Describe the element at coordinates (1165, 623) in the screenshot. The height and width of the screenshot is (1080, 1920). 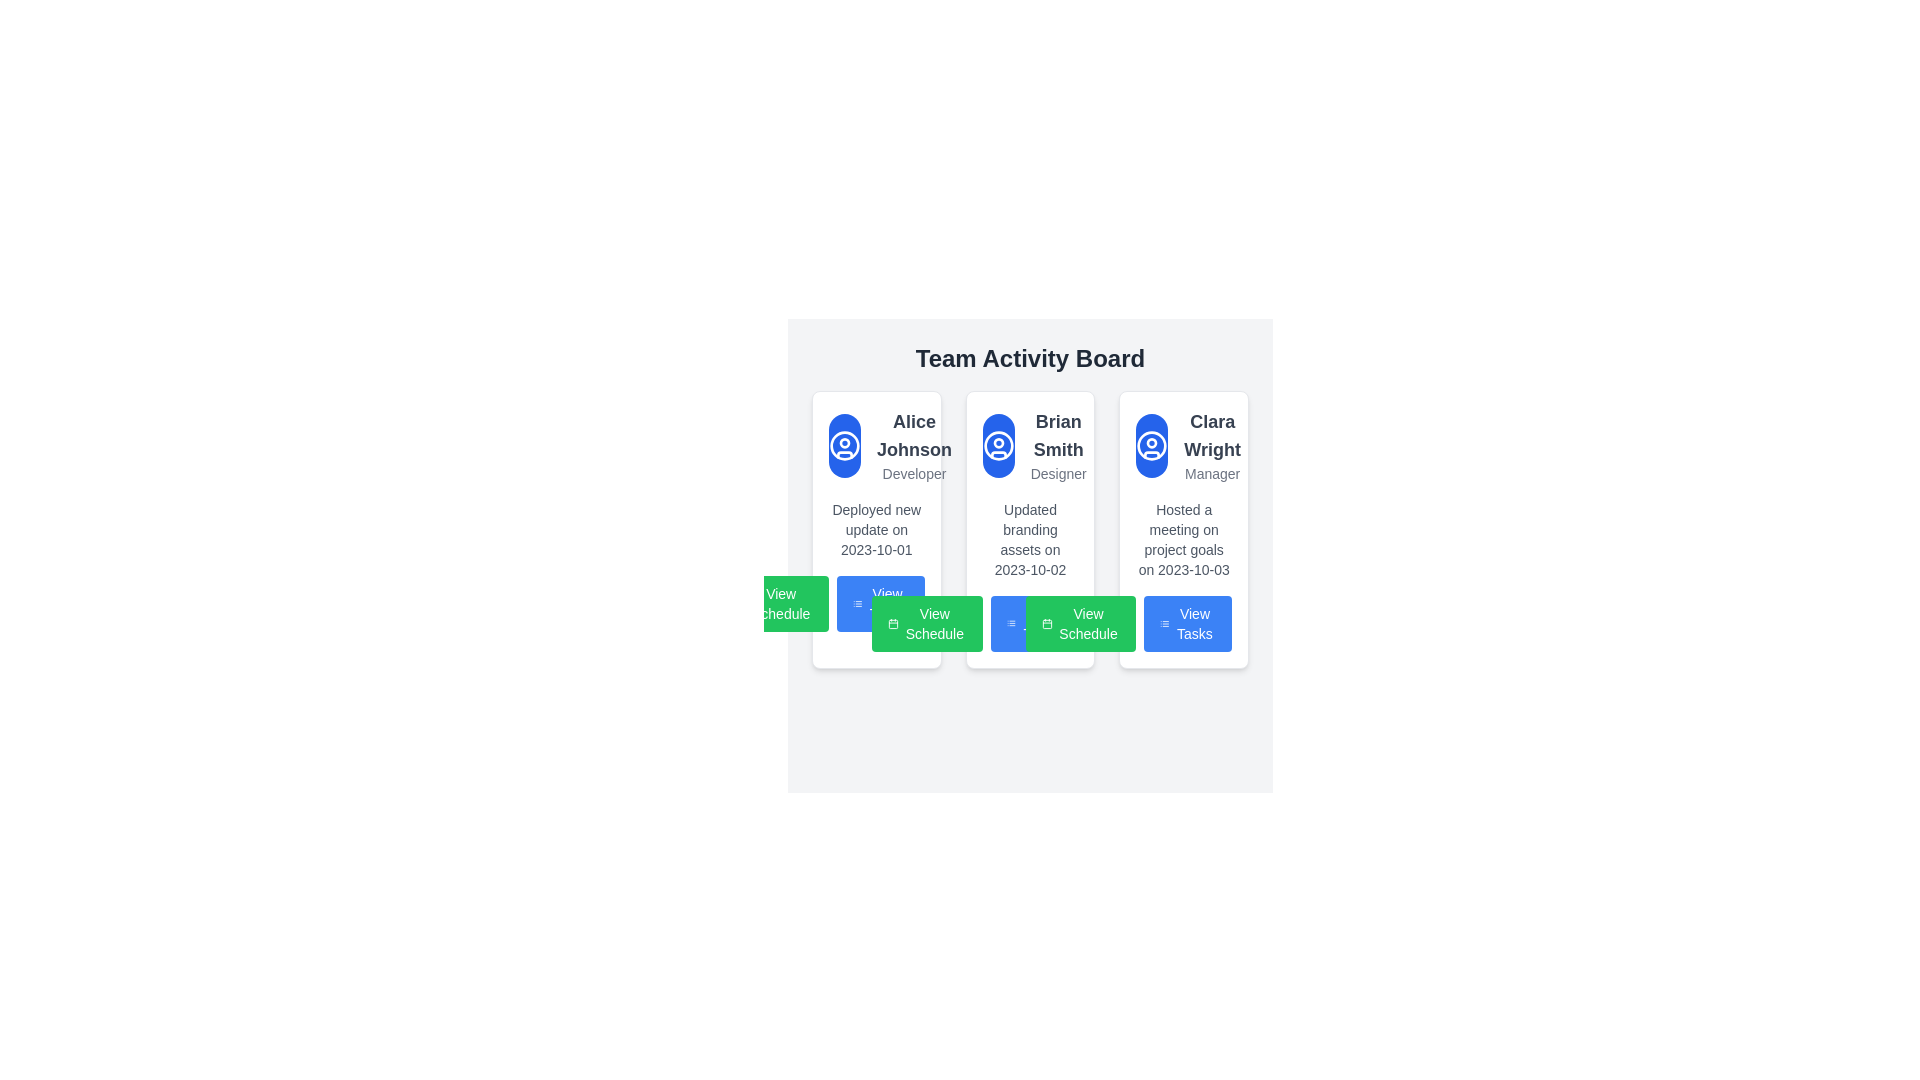
I see `the decorative icon within the 'View Tasks' button located at the bottom of the third card in the 'Team Activity Board' section for Clara Wright` at that location.